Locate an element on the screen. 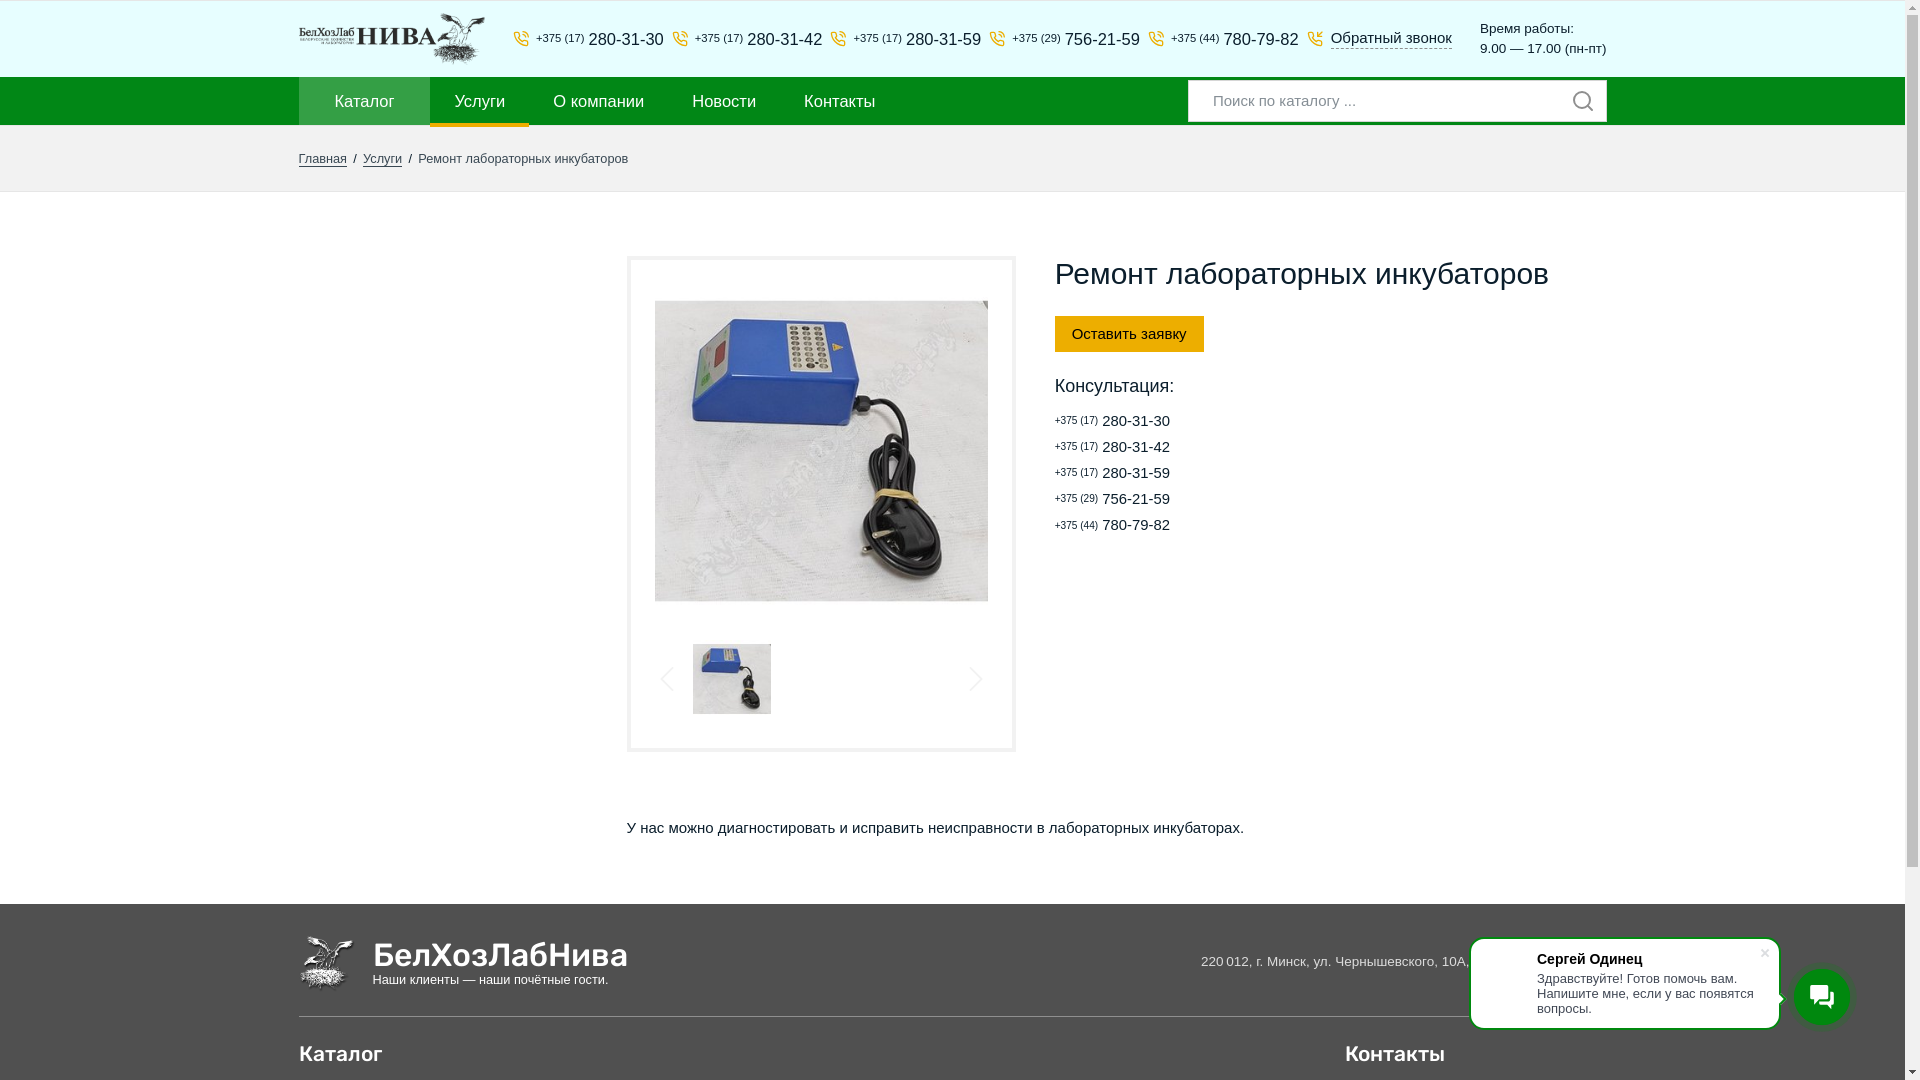  '+375 (17) is located at coordinates (1186, 420).